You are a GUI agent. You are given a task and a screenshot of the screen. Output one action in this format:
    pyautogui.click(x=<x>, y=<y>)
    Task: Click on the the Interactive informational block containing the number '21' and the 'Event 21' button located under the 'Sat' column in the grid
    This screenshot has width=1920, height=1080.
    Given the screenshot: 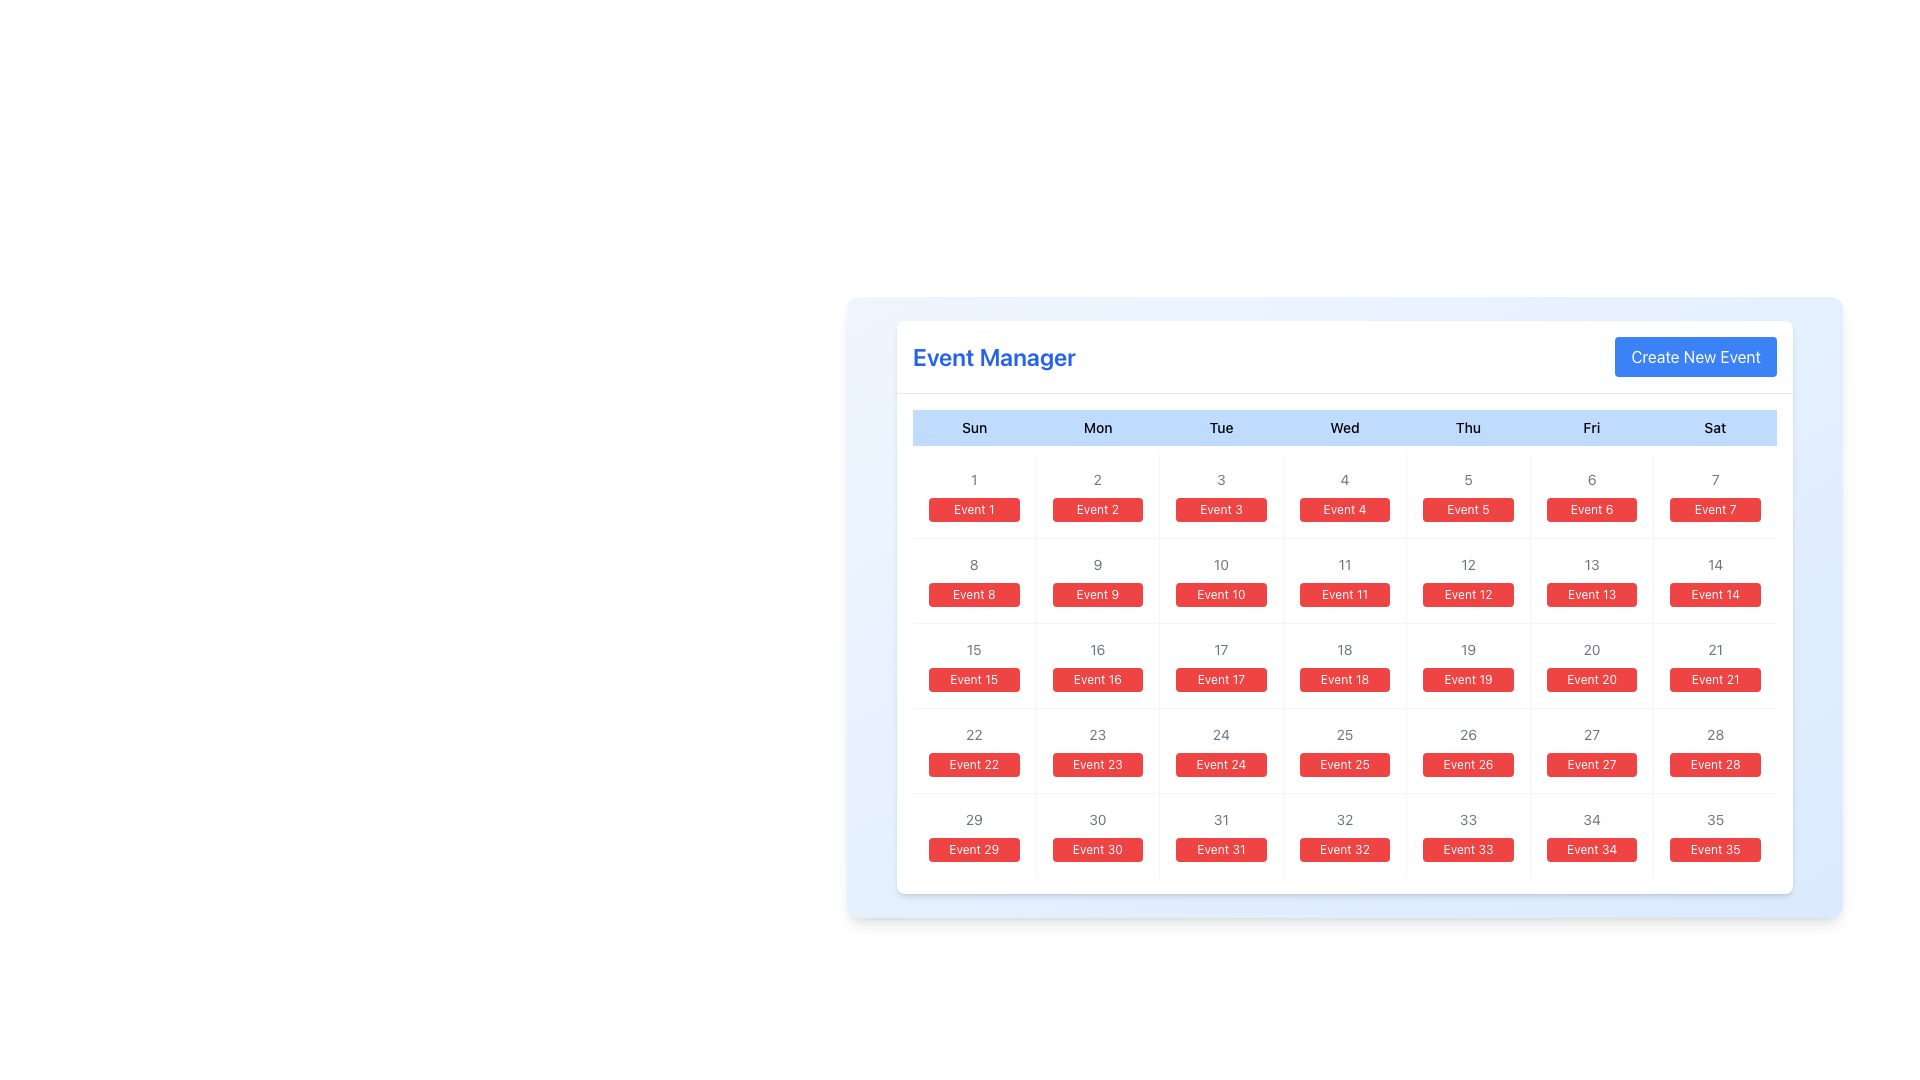 What is the action you would take?
    pyautogui.click(x=1714, y=666)
    